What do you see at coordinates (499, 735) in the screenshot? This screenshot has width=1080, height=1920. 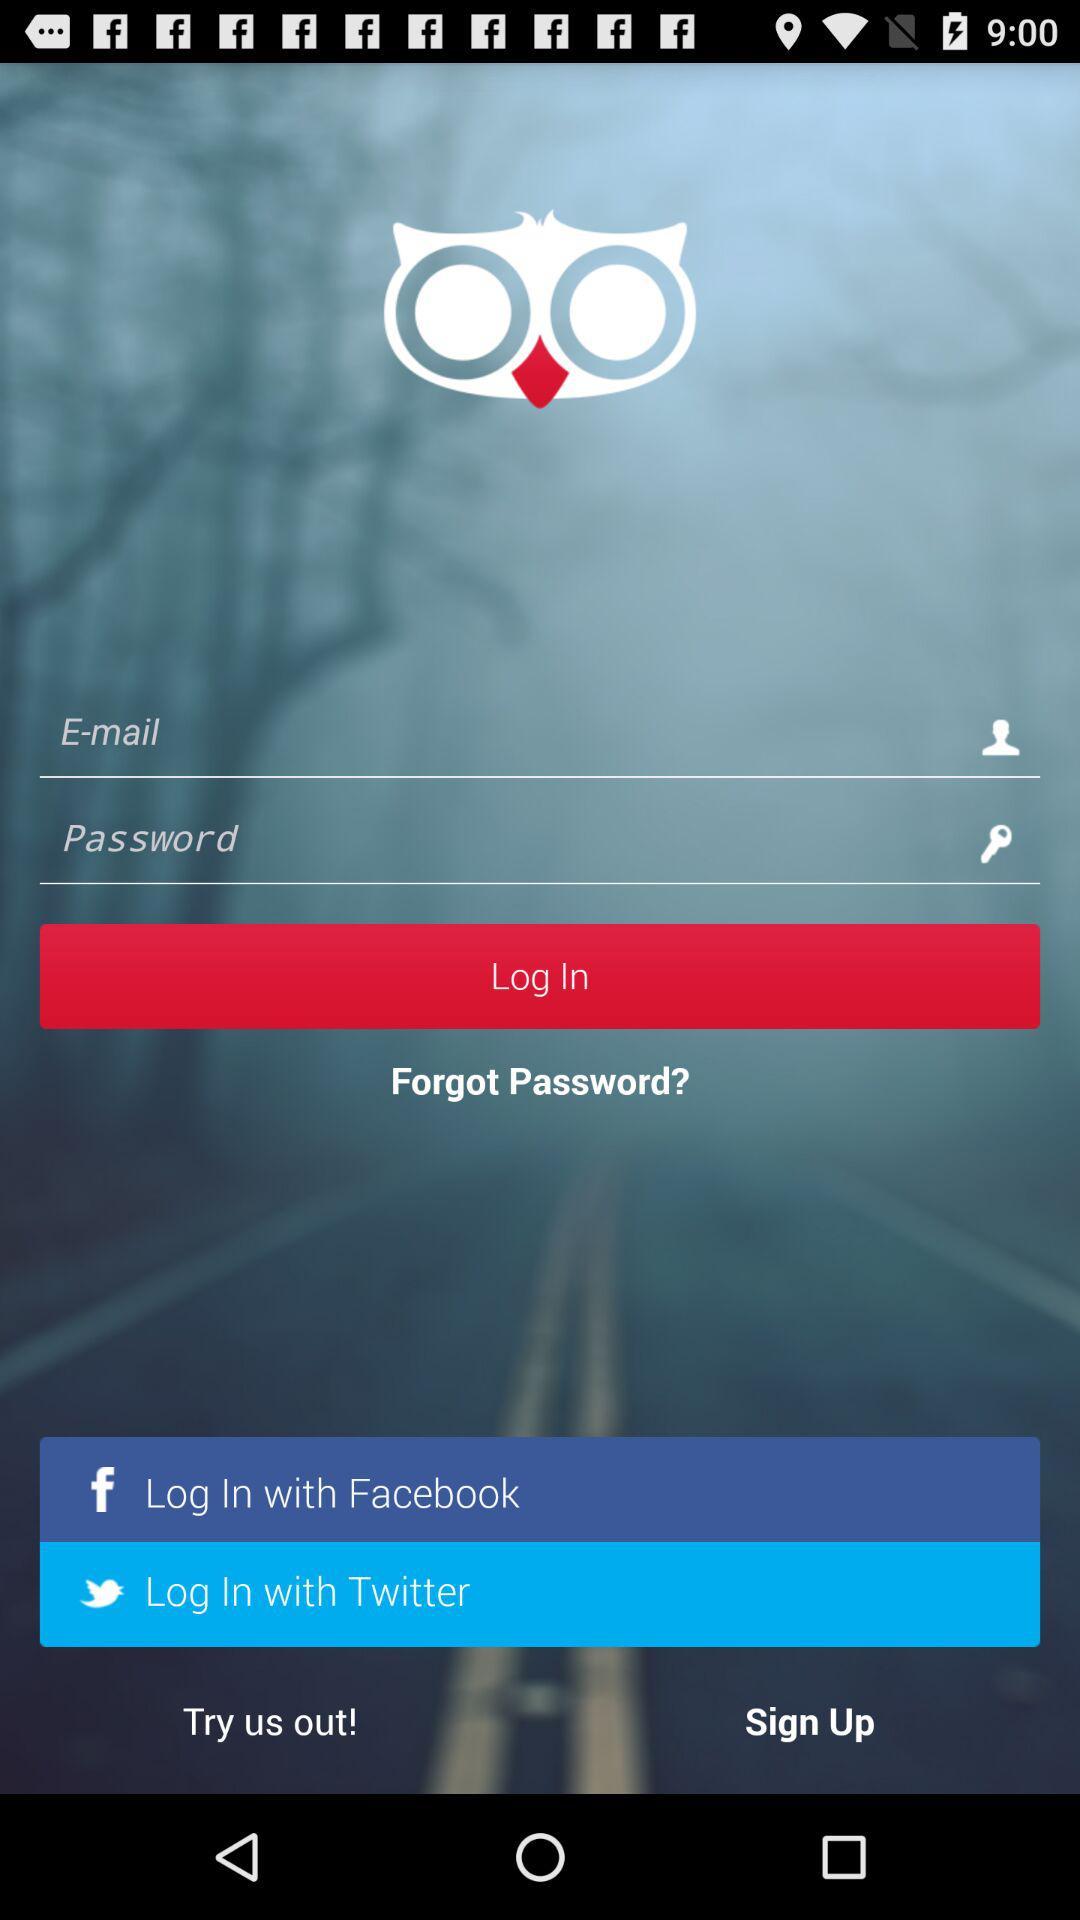 I see `email` at bounding box center [499, 735].